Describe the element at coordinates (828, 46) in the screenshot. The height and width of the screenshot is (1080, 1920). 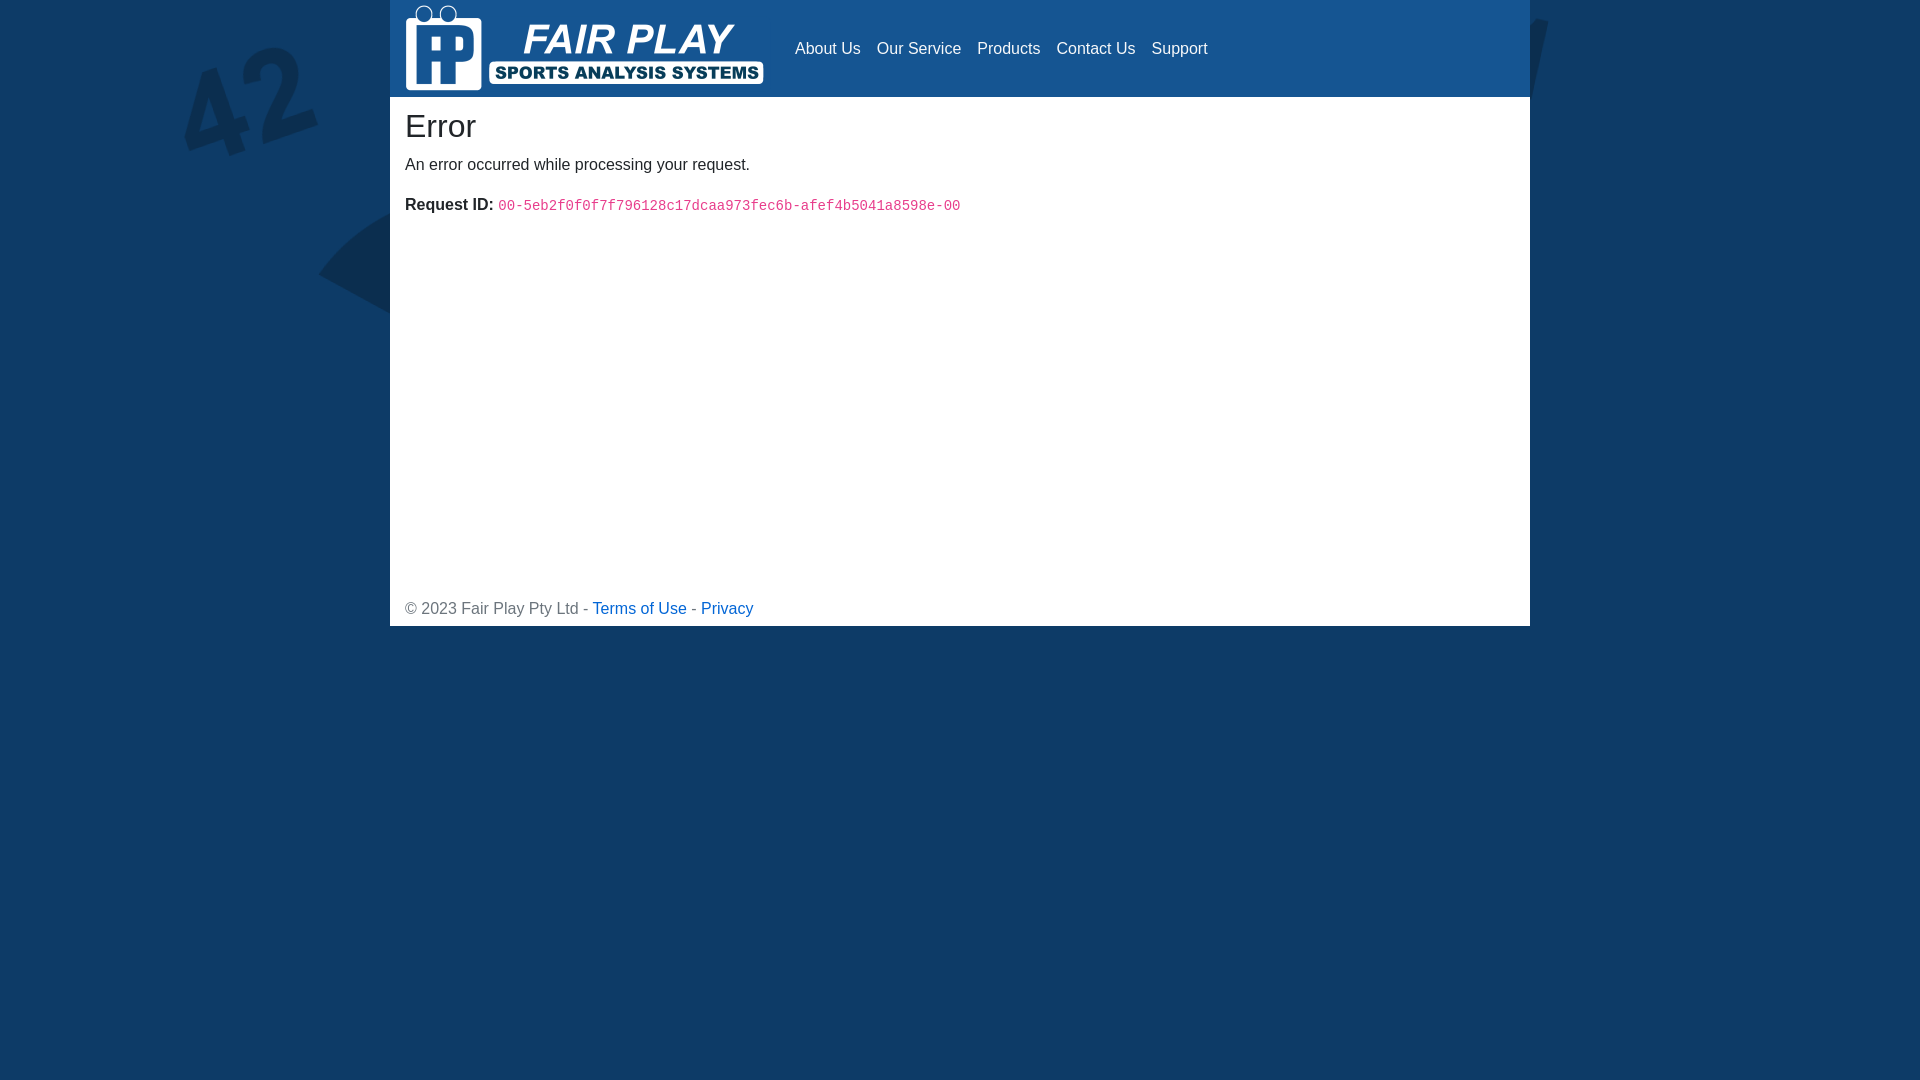
I see `'About Us'` at that location.